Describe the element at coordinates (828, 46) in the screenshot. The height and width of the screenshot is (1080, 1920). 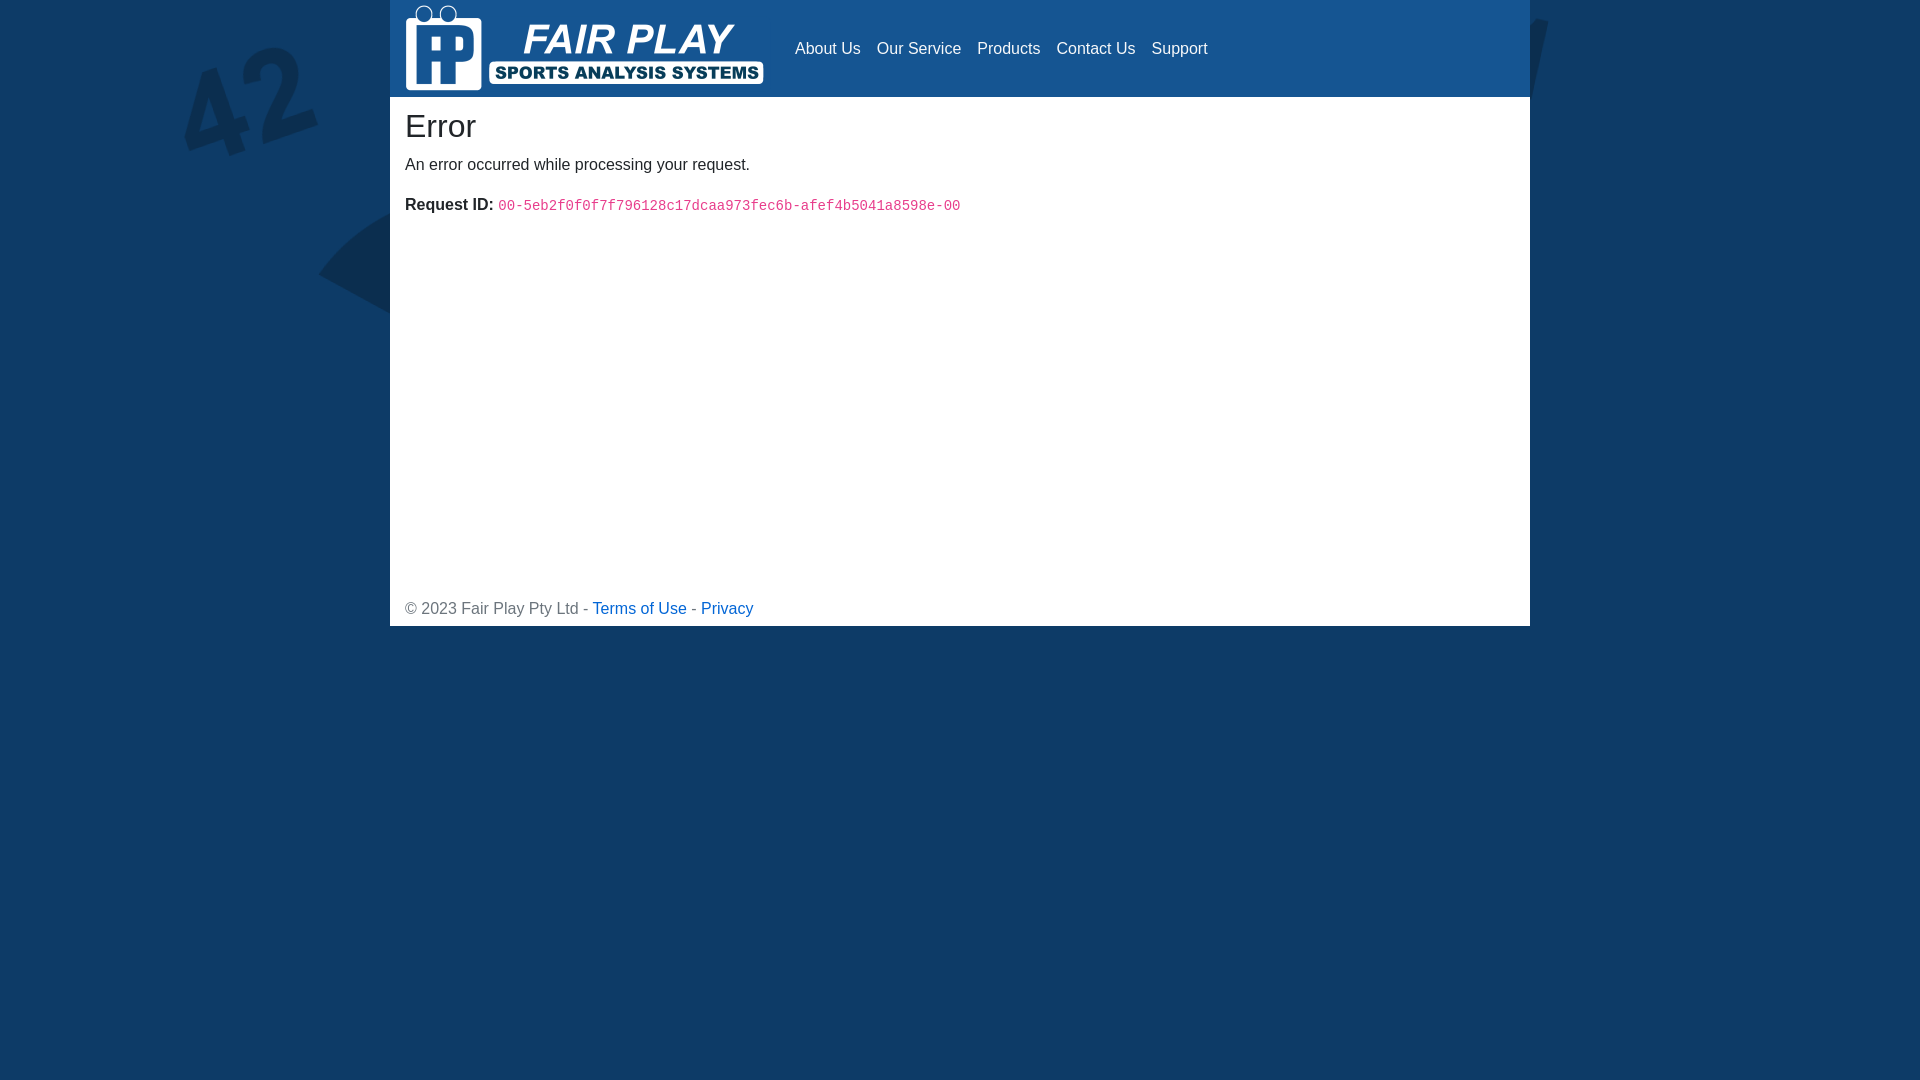
I see `'About Us'` at that location.